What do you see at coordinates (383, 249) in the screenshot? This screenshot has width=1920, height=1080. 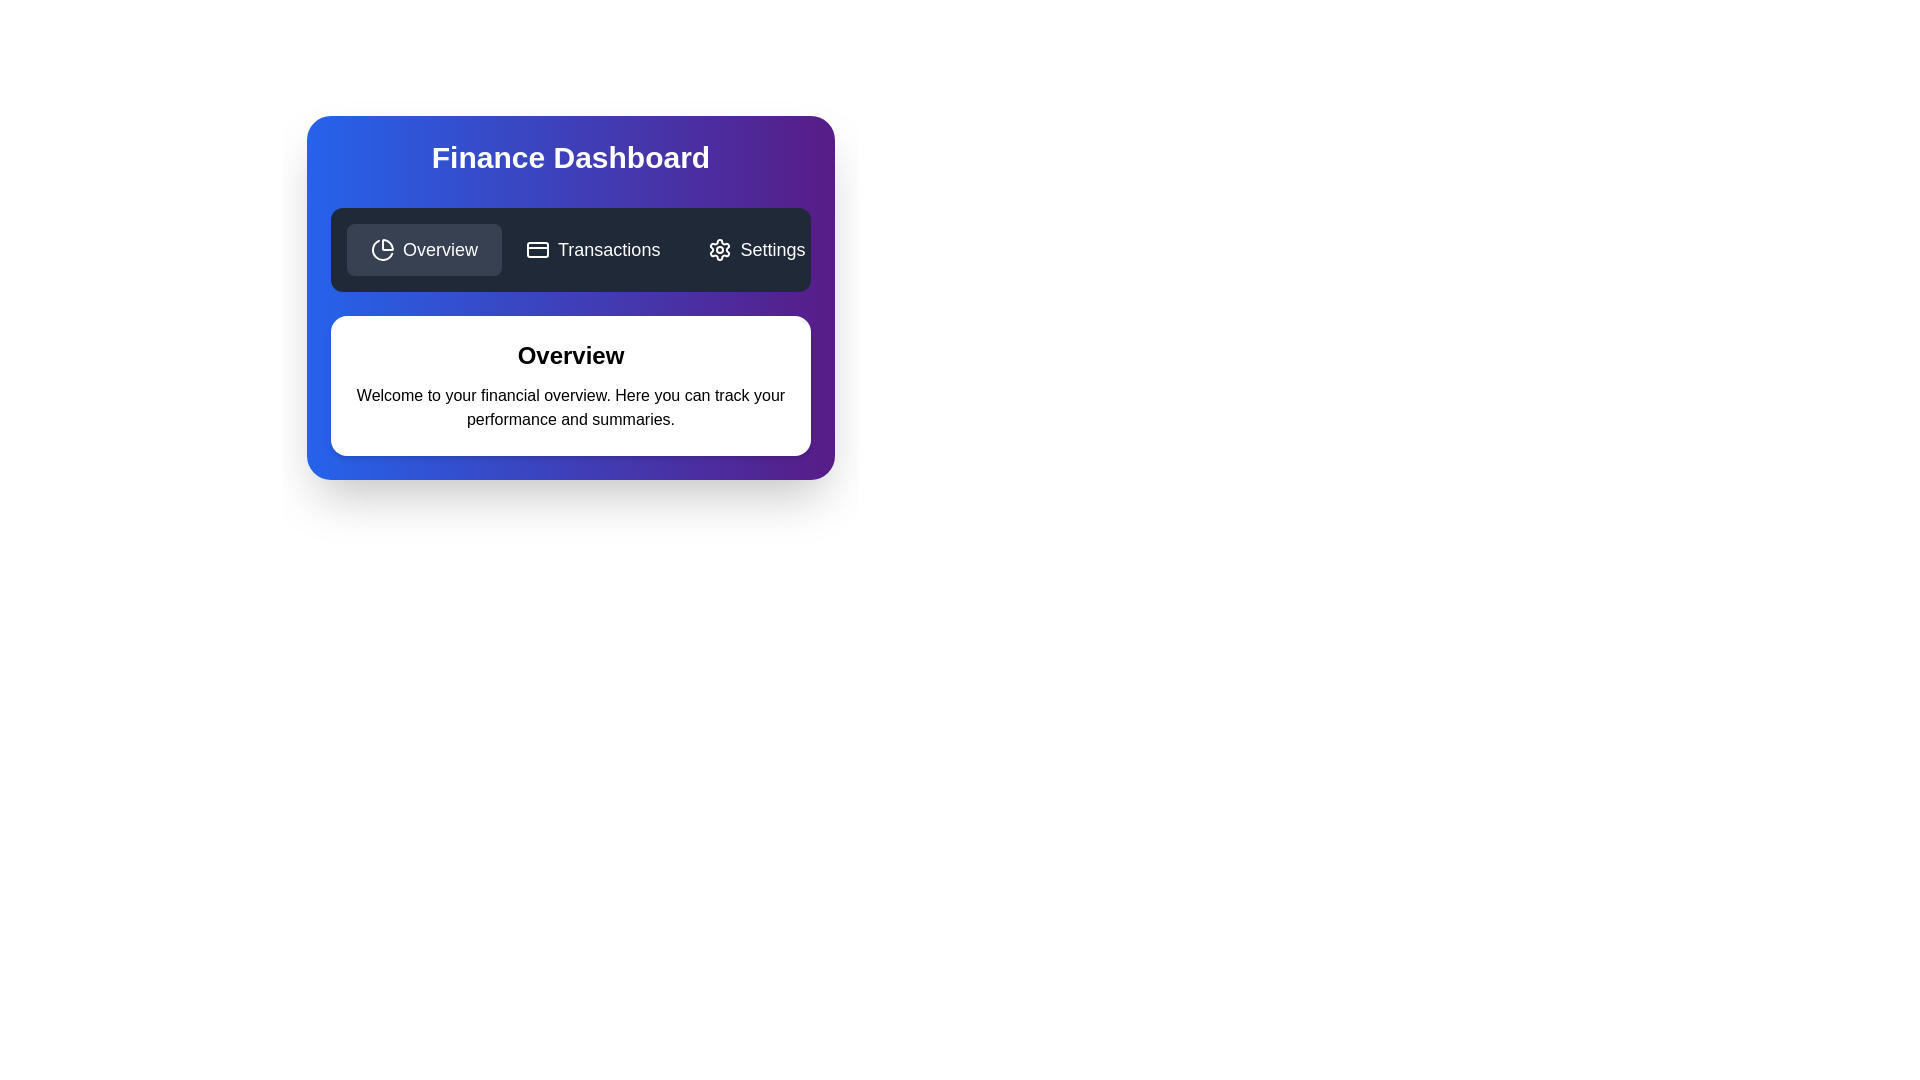 I see `the small chart pie icon with a minimalist outline design located within the 'Overview' button in the top section of the interface` at bounding box center [383, 249].